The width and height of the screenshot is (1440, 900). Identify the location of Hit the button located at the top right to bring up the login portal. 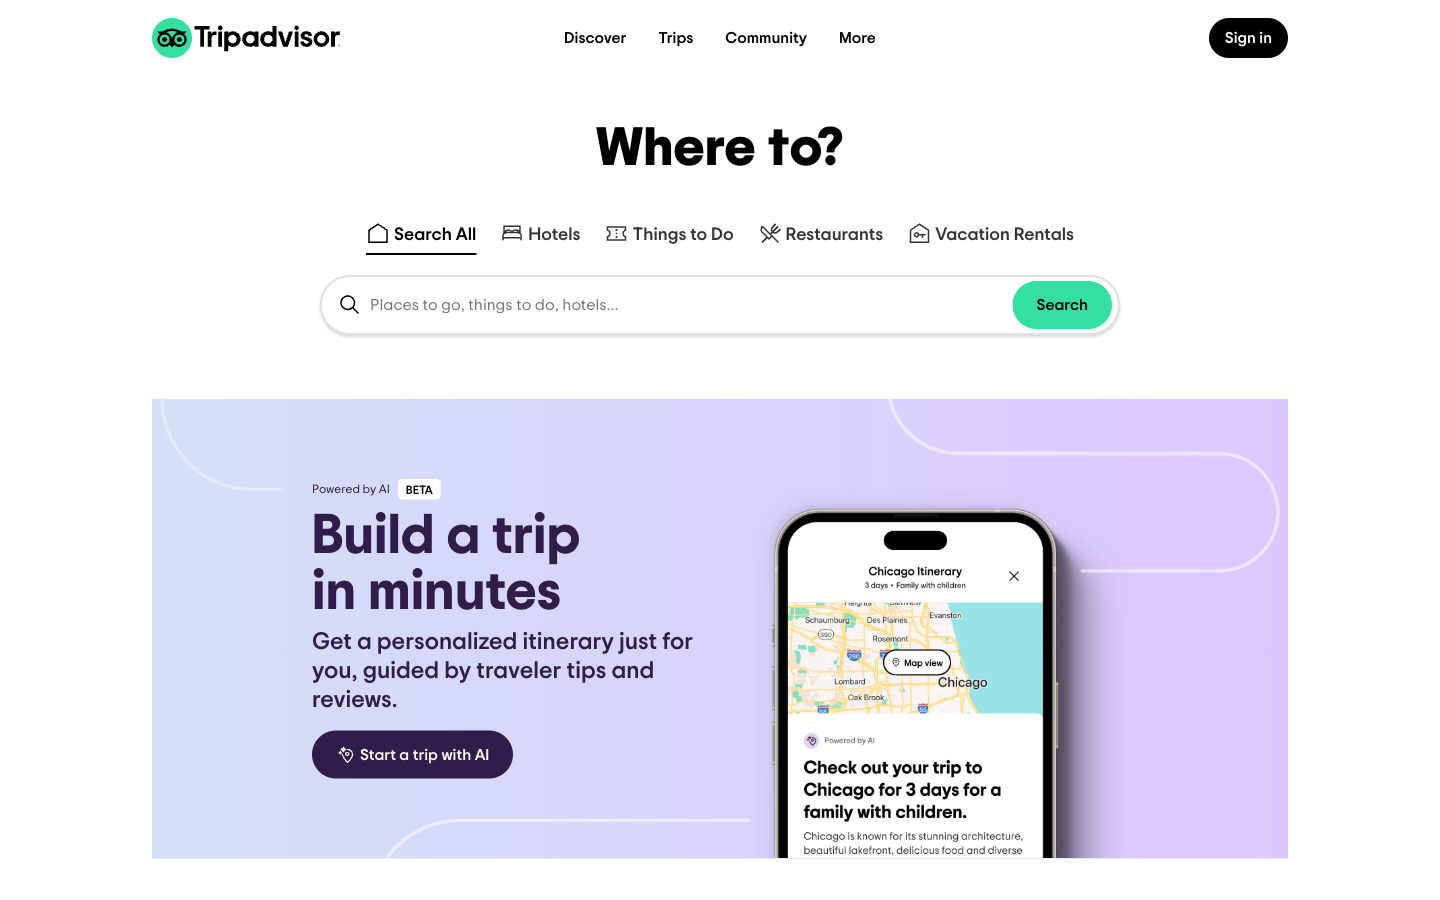
(1247, 28).